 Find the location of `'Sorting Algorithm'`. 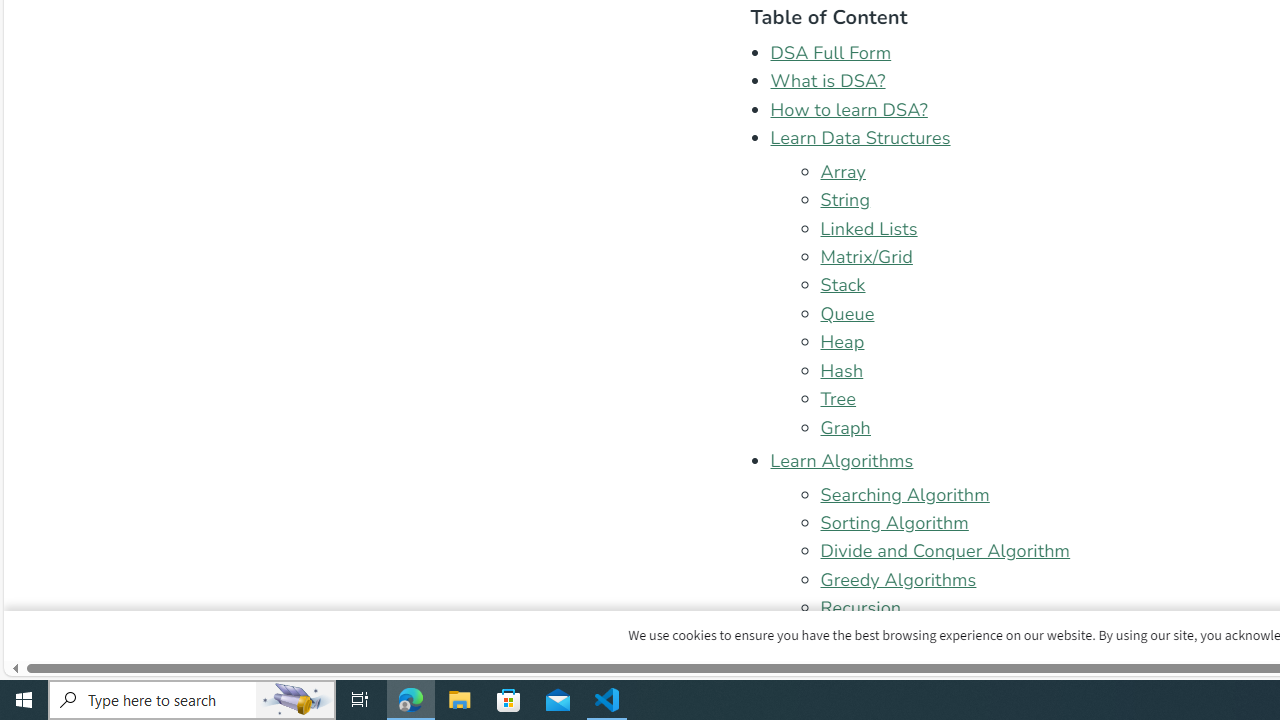

'Sorting Algorithm' is located at coordinates (893, 521).